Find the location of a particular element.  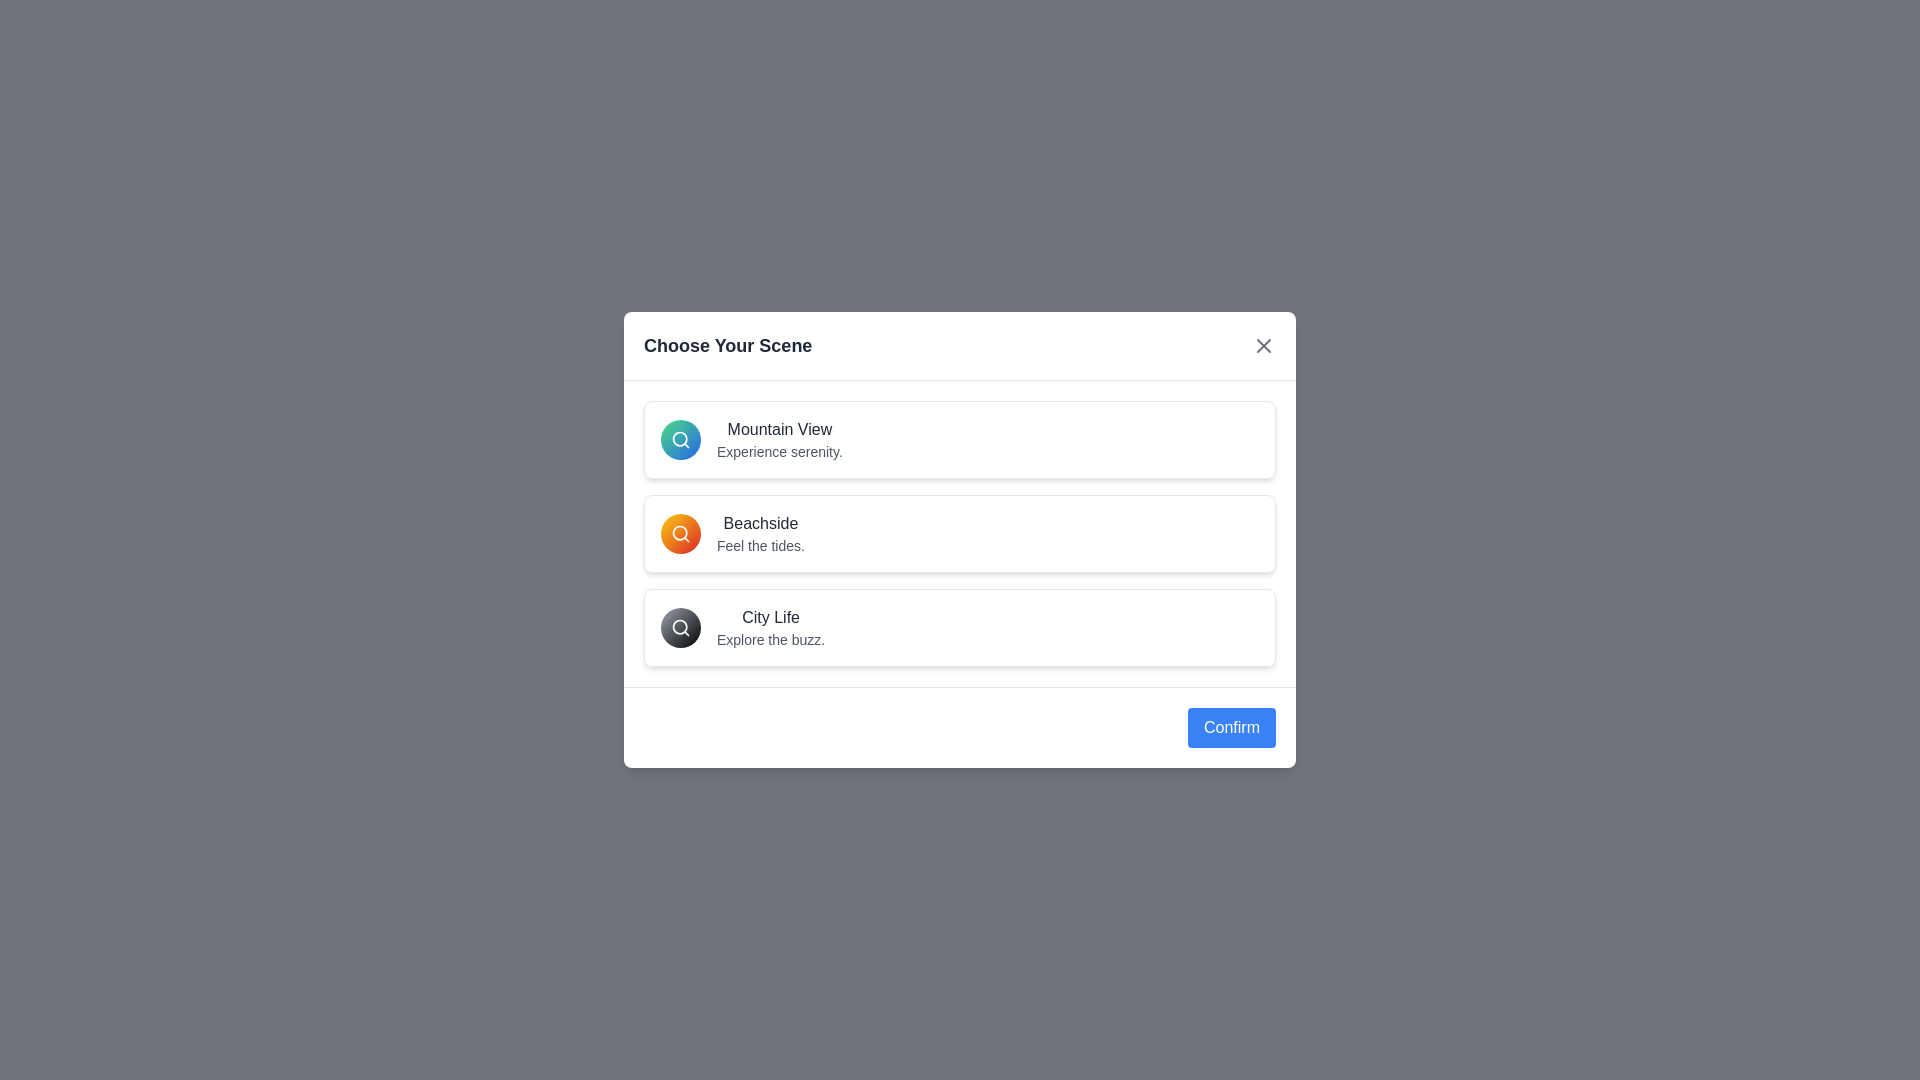

the 'X' button to close the dialog is located at coordinates (1262, 345).